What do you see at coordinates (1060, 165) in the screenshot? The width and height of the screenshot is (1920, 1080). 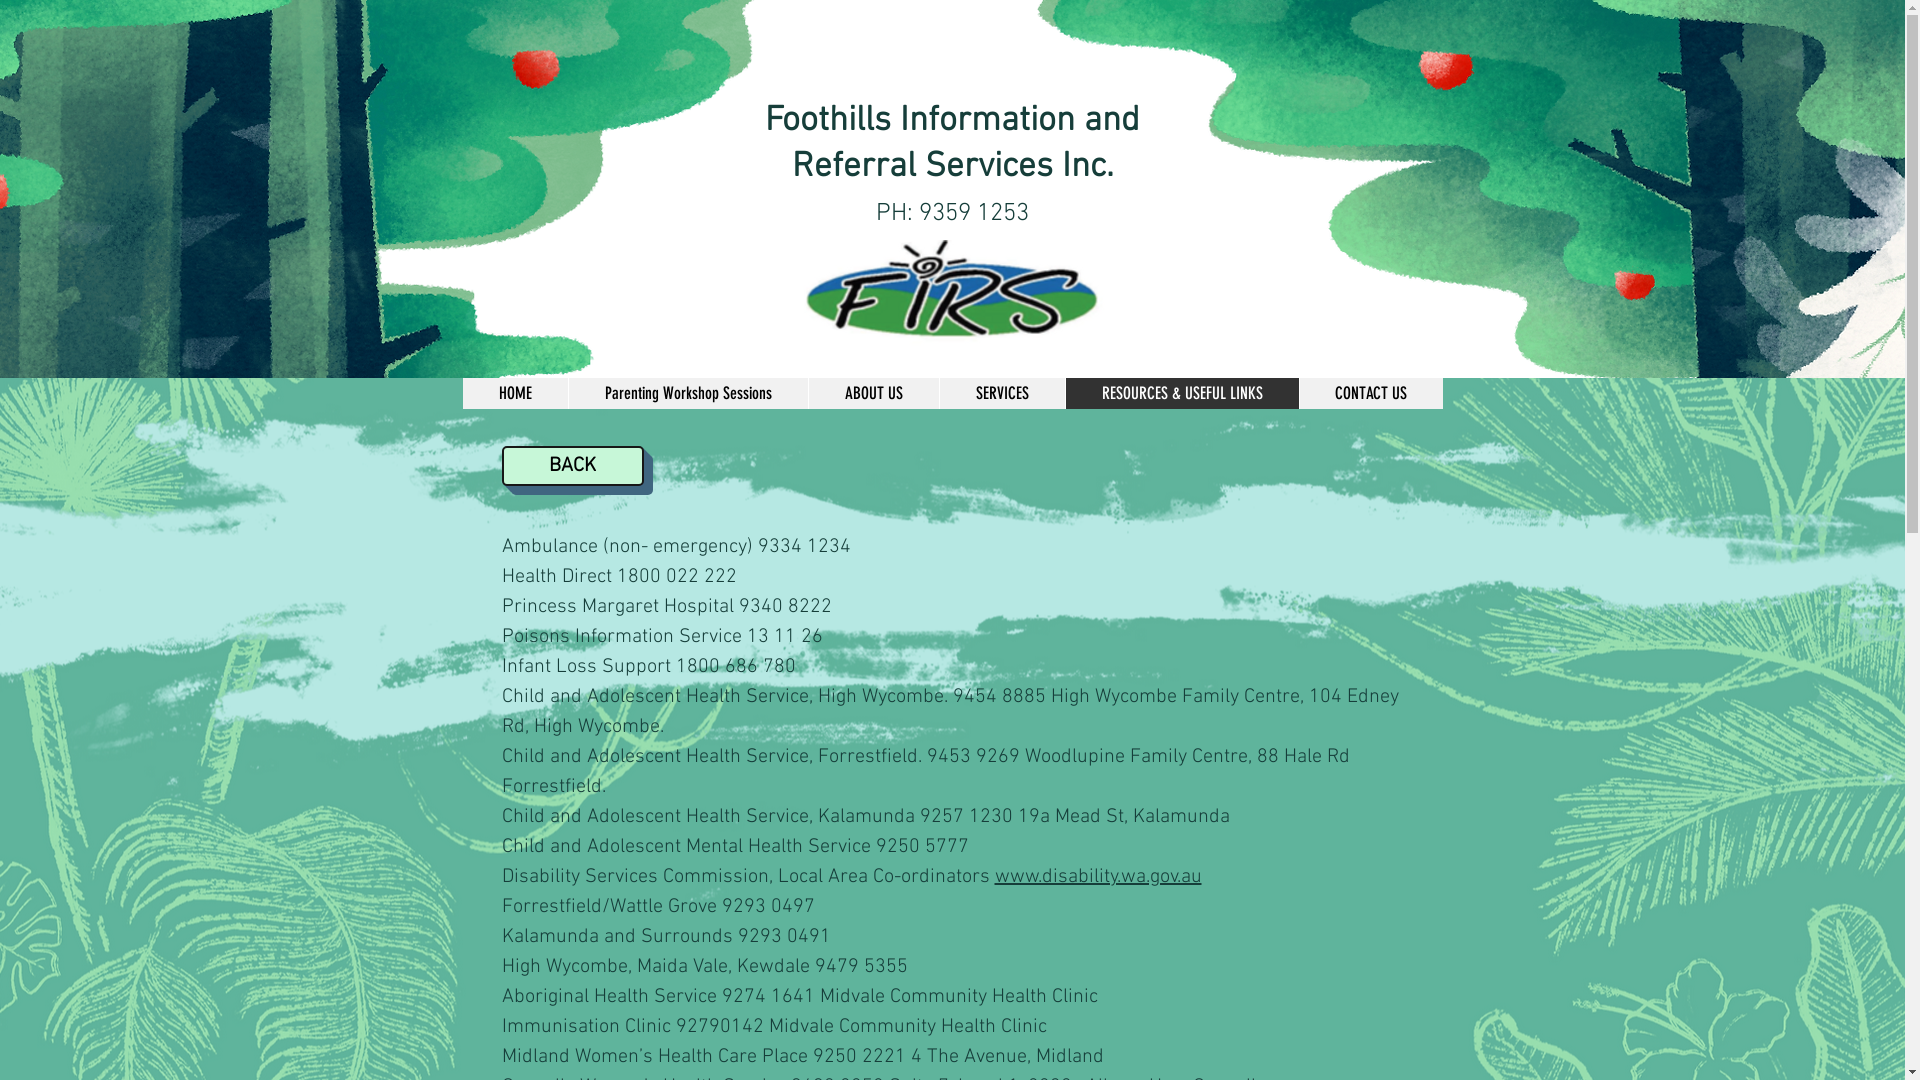 I see `'Inc.'` at bounding box center [1060, 165].